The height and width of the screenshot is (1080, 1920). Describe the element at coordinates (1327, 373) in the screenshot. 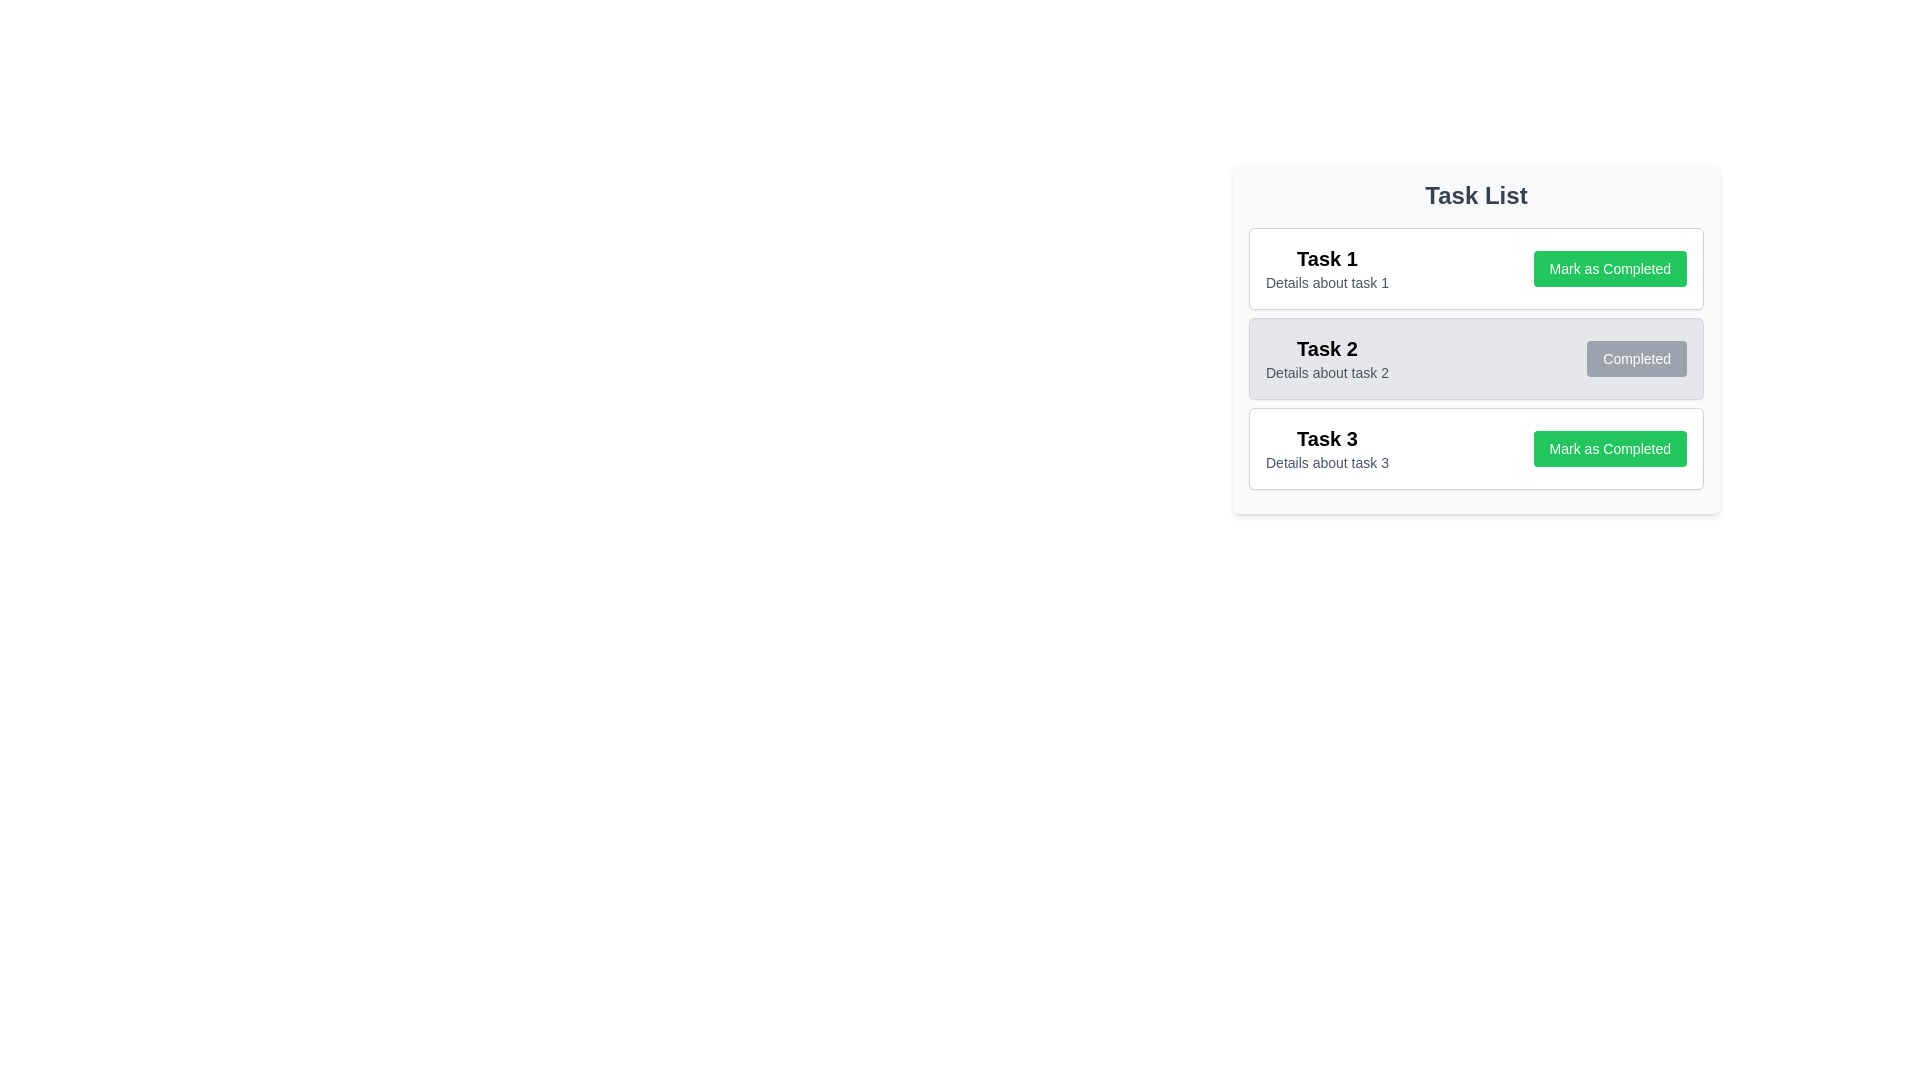

I see `the textual label displaying 'Details about task 2', which is located beneath the title 'Task 2' in the task list interface` at that location.